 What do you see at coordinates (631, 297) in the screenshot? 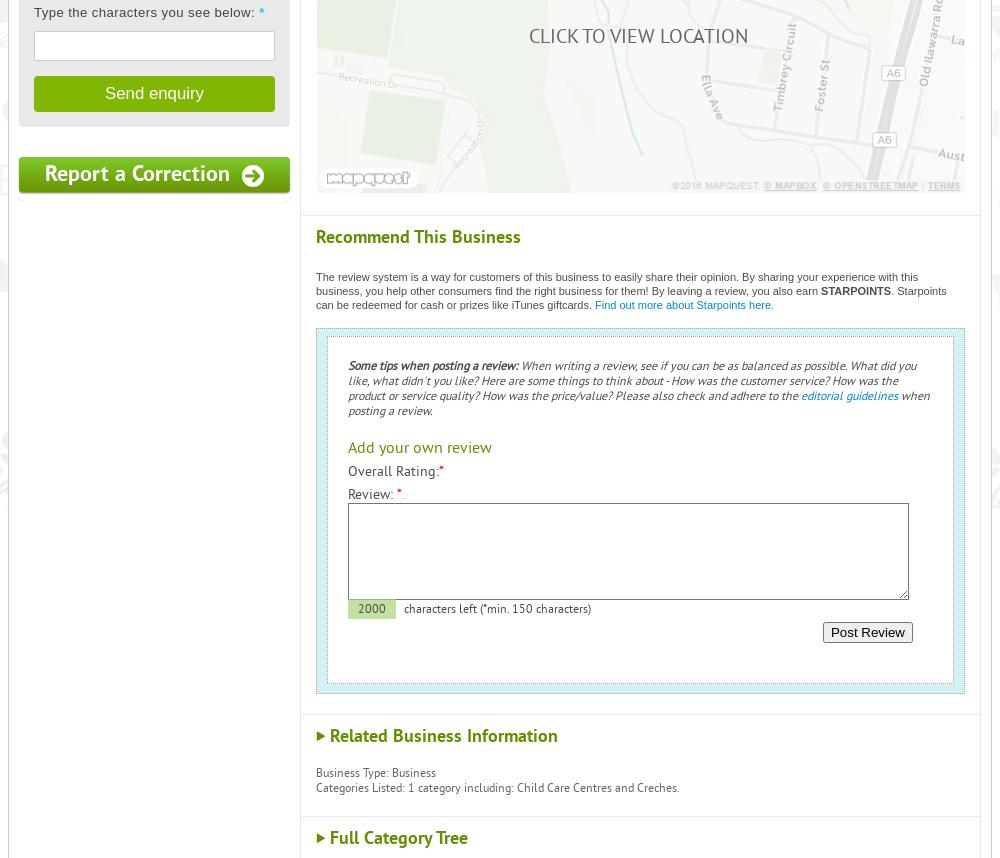
I see `'. Starpoints can be redeemed for cash or prizes like iTunes giftcards.'` at bounding box center [631, 297].